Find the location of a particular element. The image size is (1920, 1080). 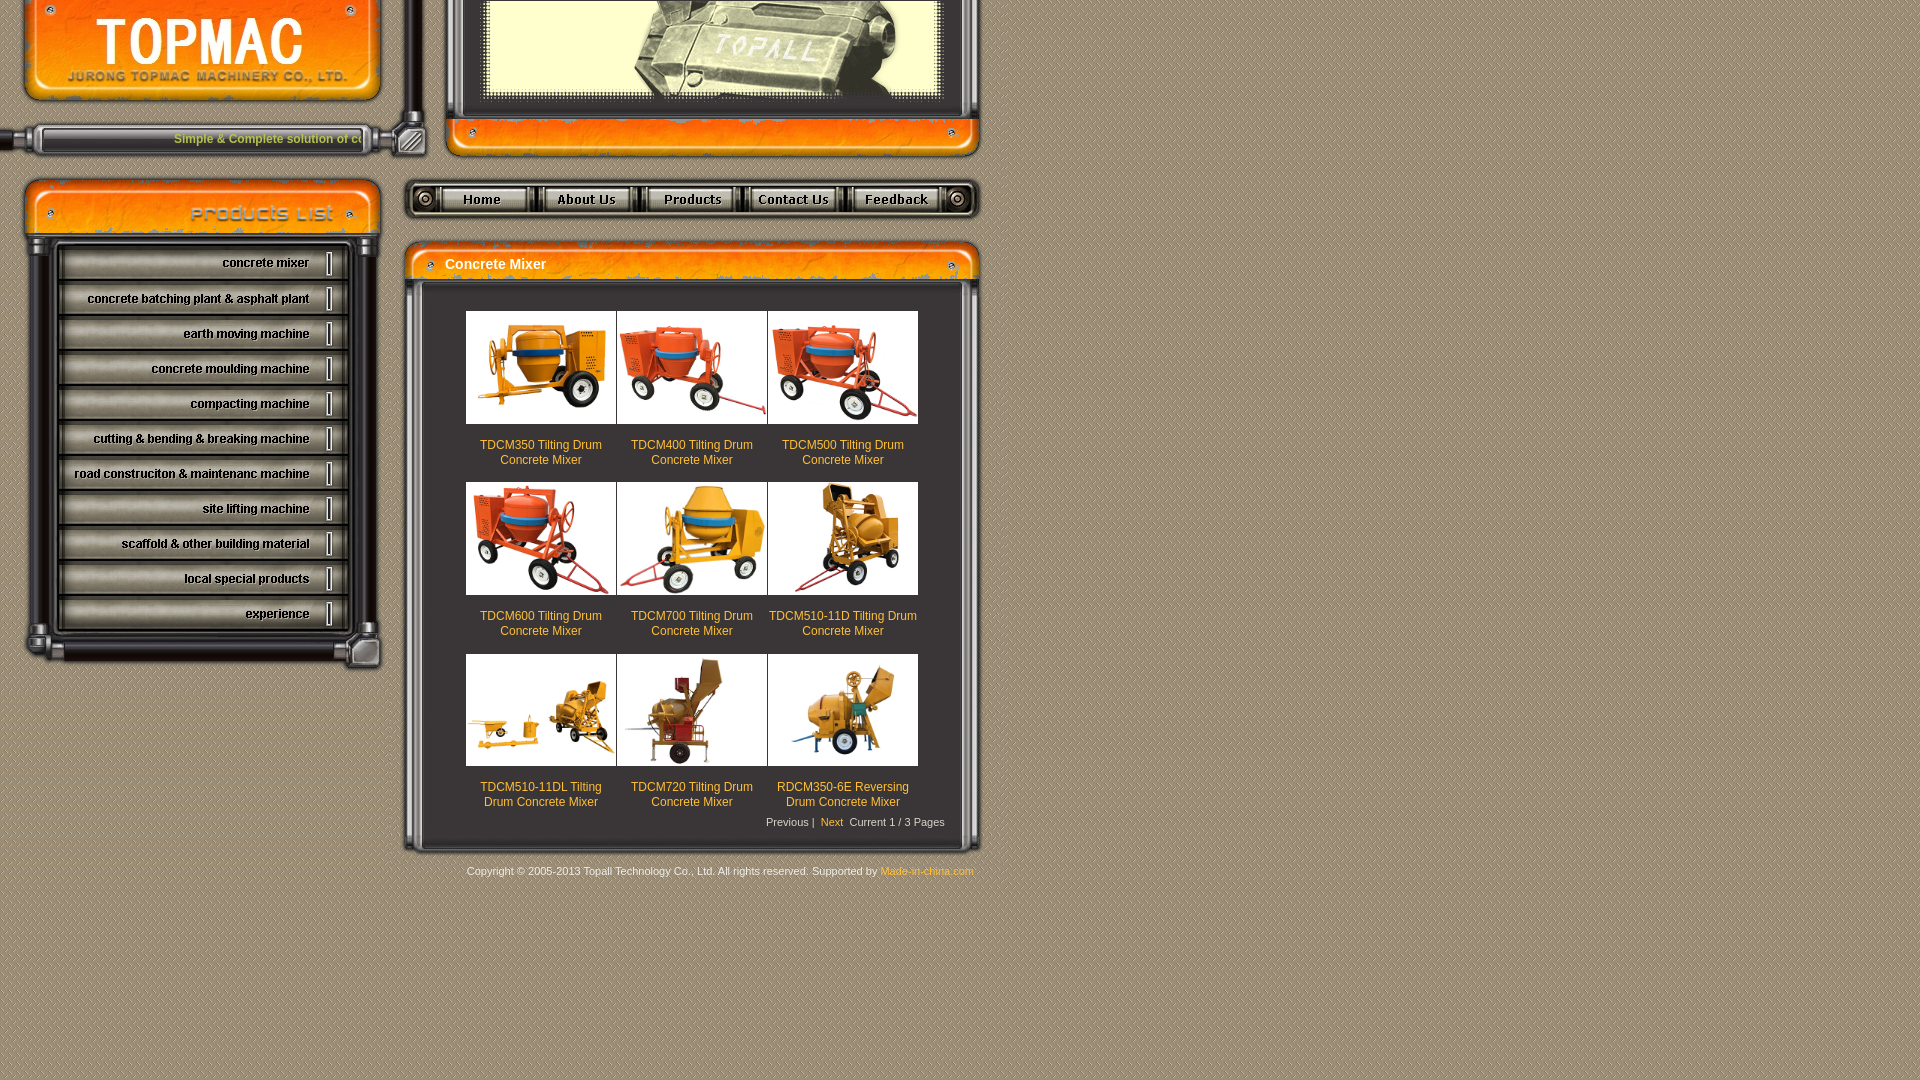

'RDCM350-6E Reversing Drum Concrete Mixer' is located at coordinates (843, 793).